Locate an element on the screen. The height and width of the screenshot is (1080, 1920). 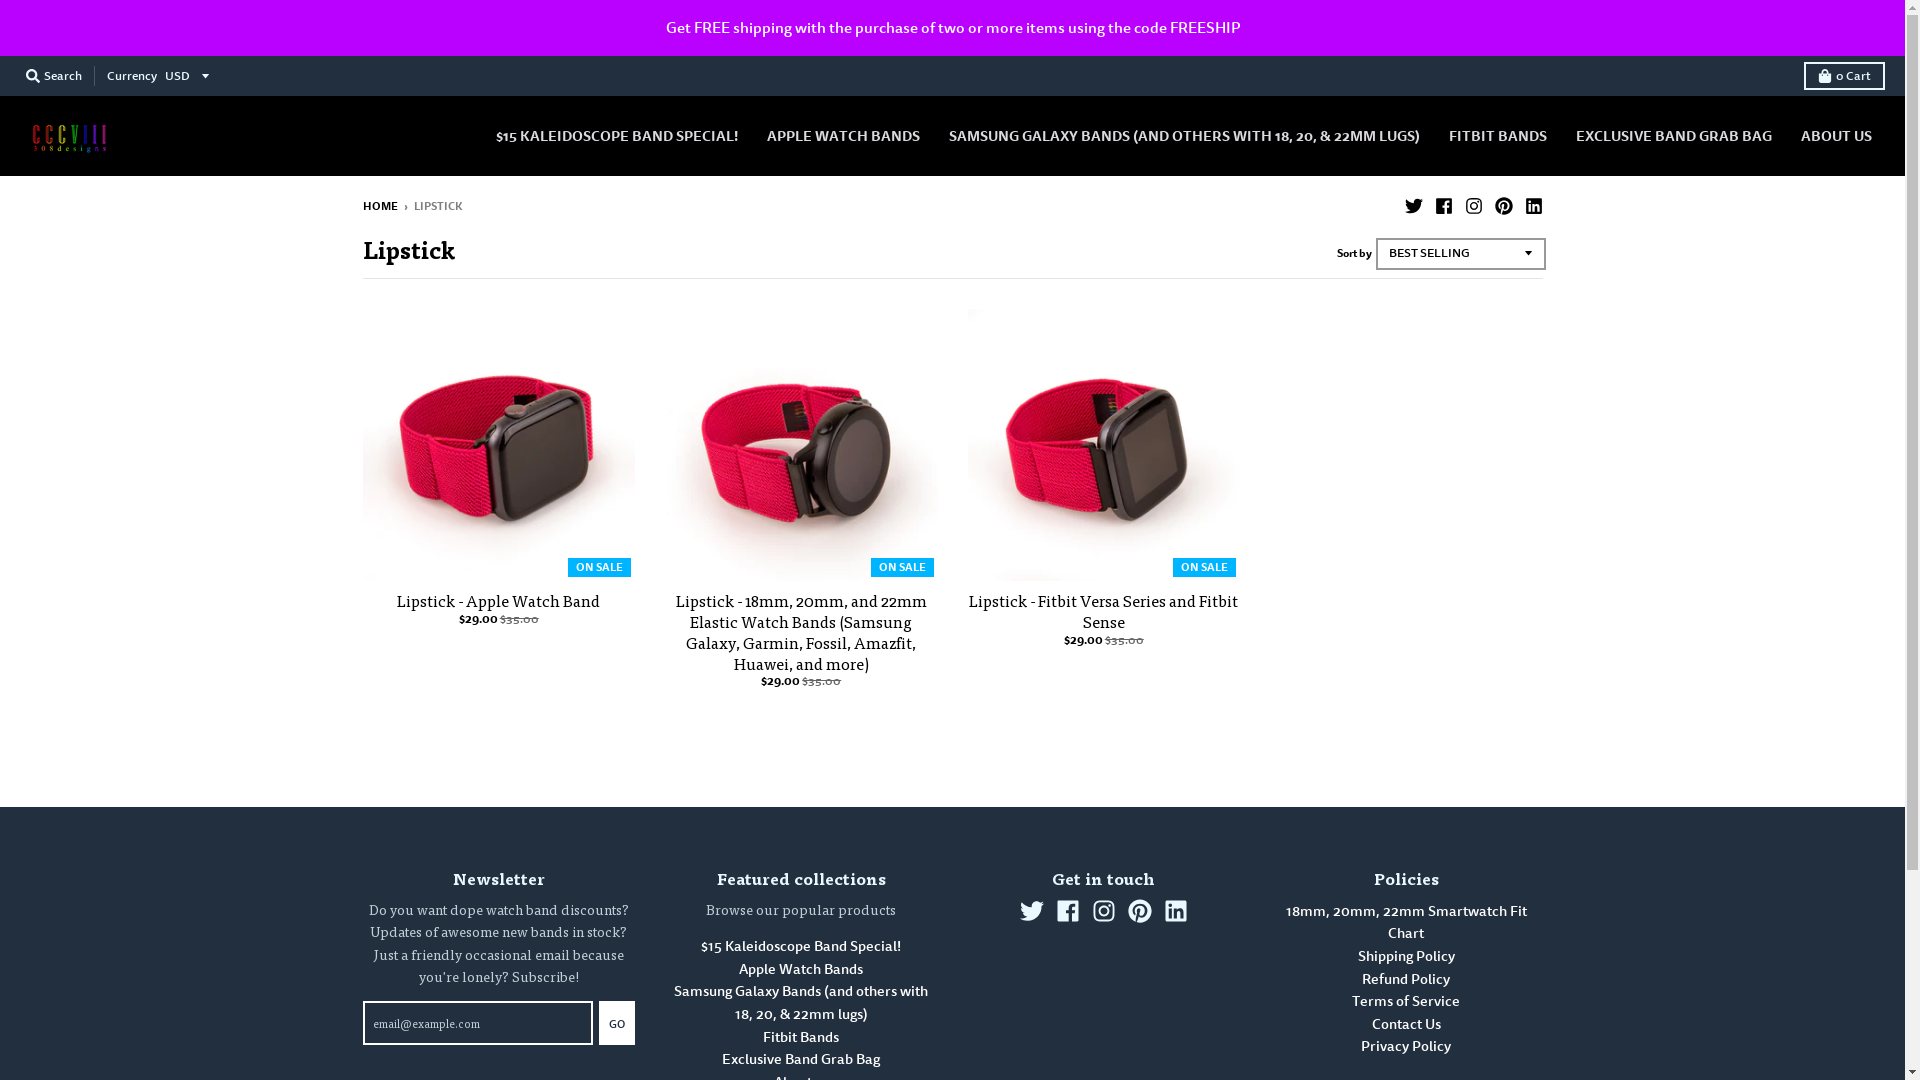
'FITBIT BANDS' is located at coordinates (1497, 135).